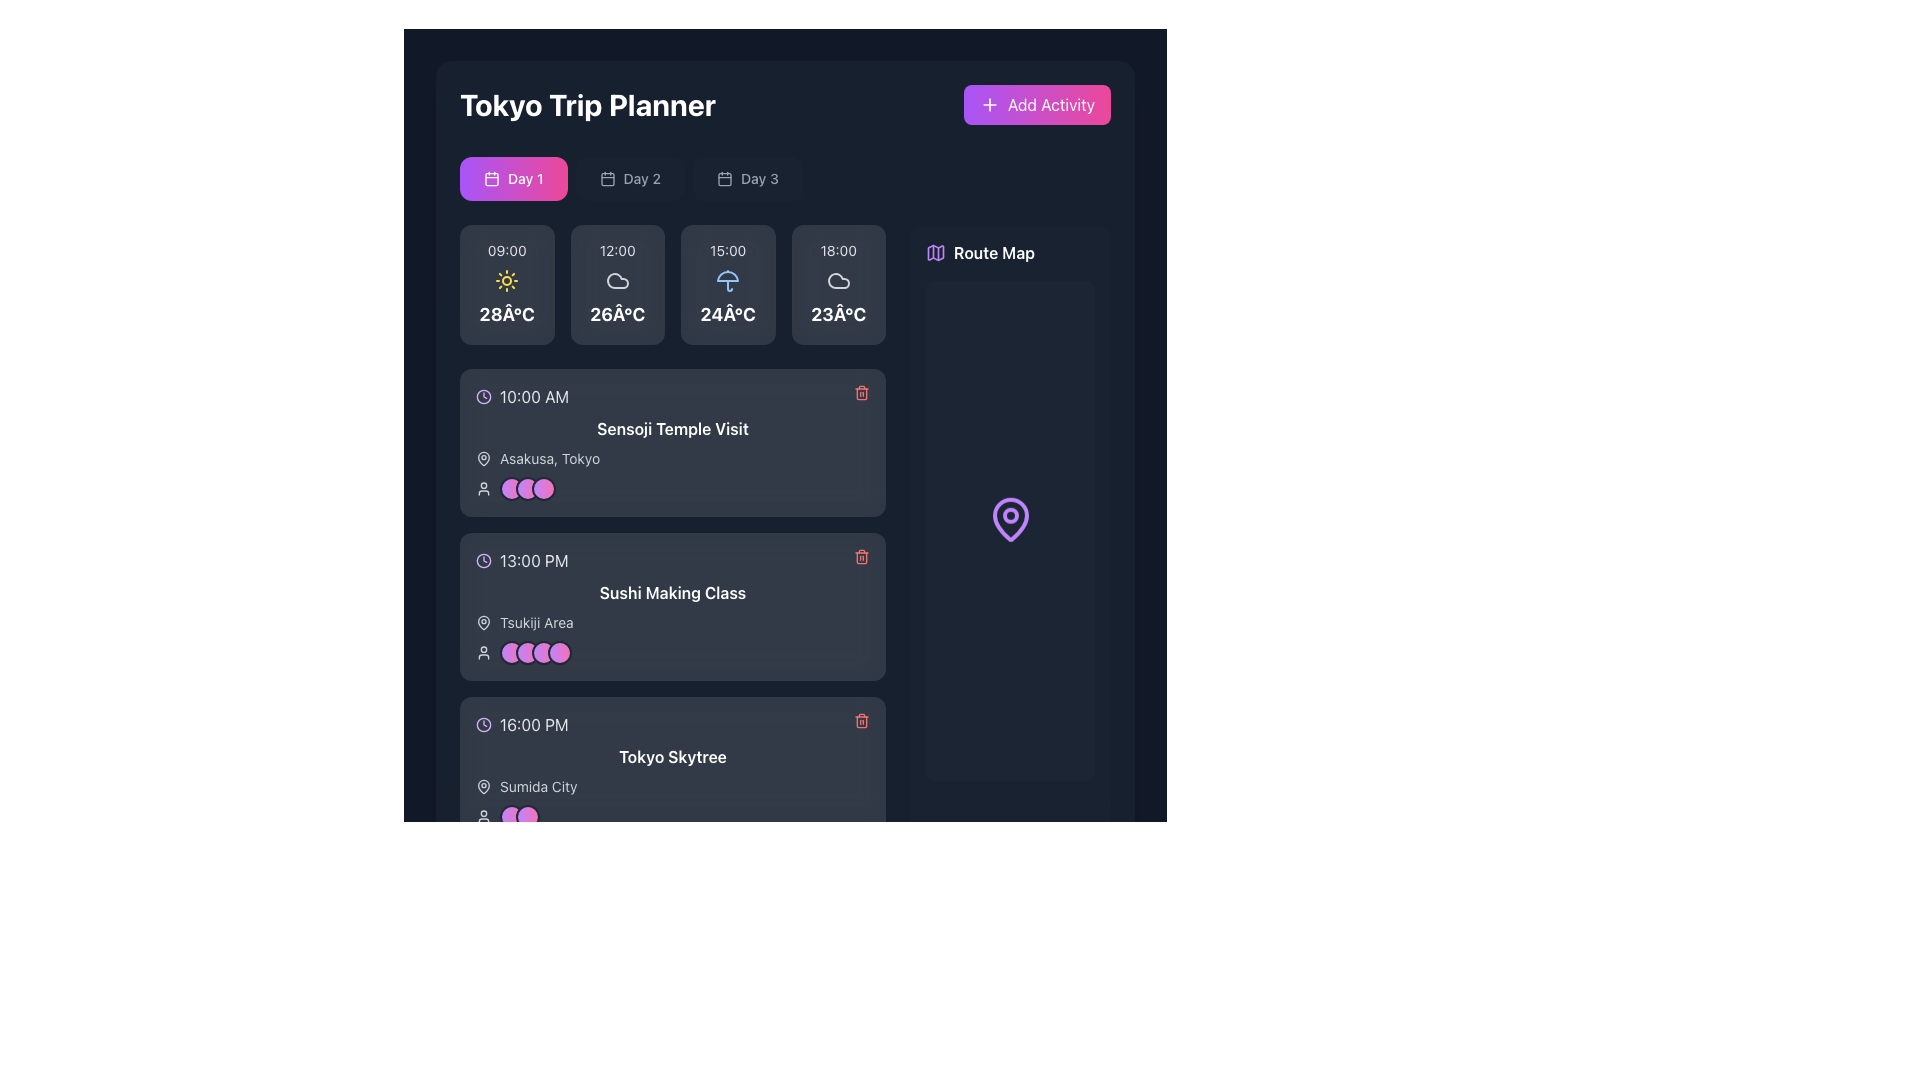 Image resolution: width=1920 pixels, height=1080 pixels. What do you see at coordinates (484, 785) in the screenshot?
I see `the location icon symbolizing 'Sumida City', which enhances the textual information next to it` at bounding box center [484, 785].